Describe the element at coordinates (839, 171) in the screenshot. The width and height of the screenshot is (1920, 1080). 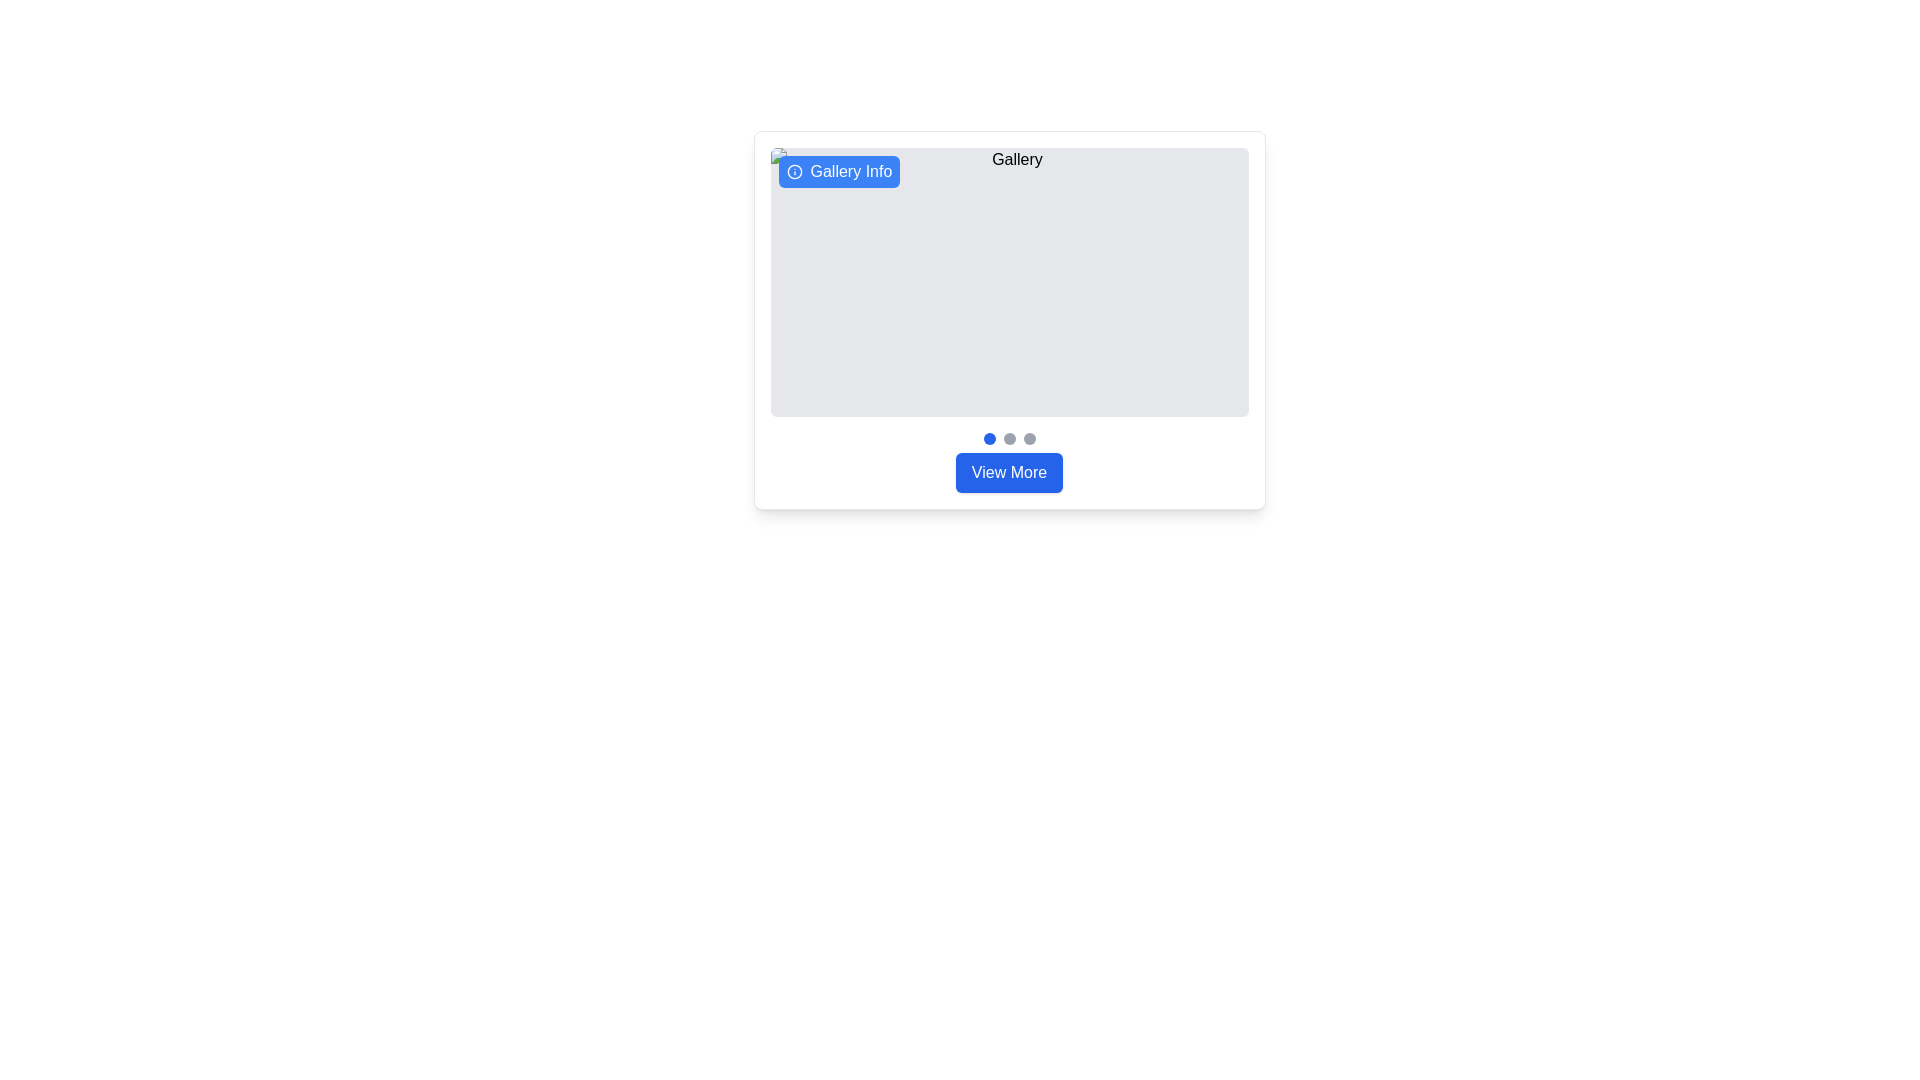
I see `the non-clickable informational button labeled 'Gallery Info' with a blue background and white text, located in the top-left corner of the gallery thumbnail area` at that location.